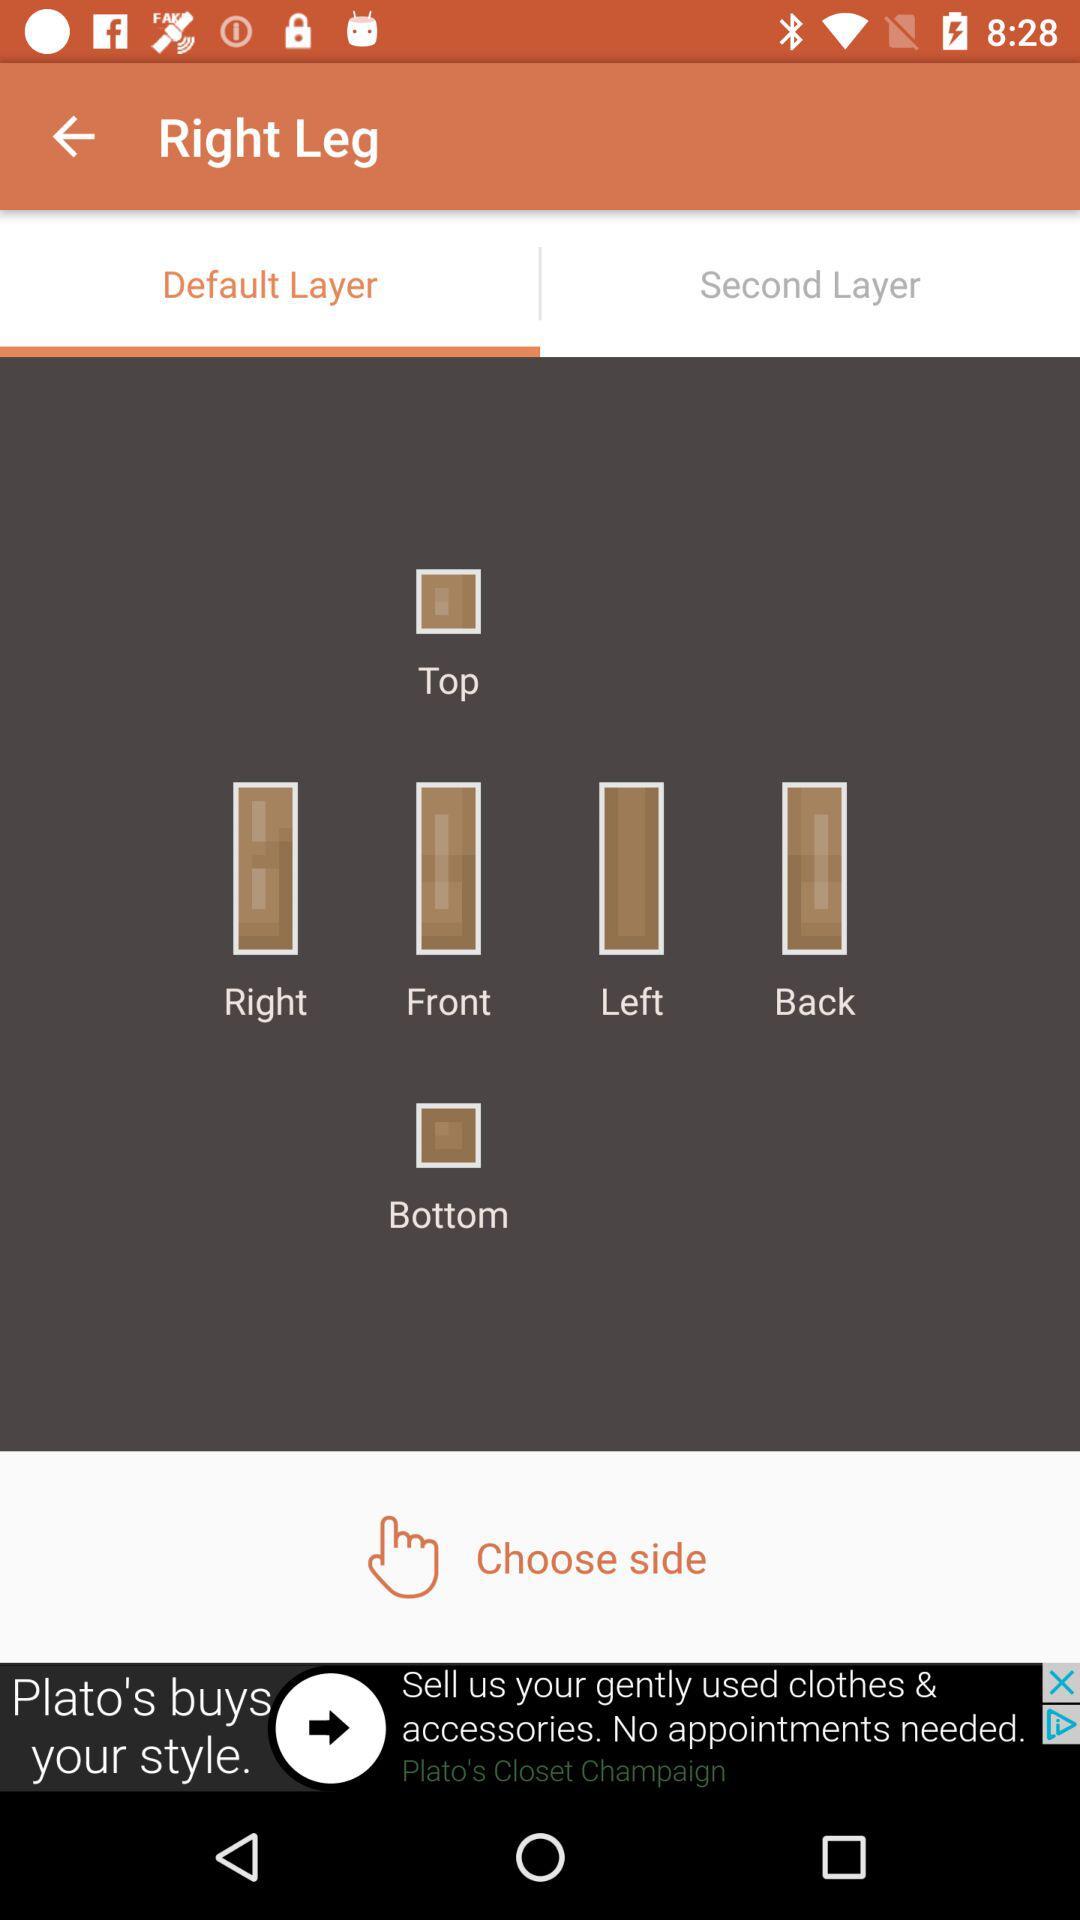 The height and width of the screenshot is (1920, 1080). Describe the element at coordinates (540, 1727) in the screenshot. I see `shows the advertisement tab` at that location.